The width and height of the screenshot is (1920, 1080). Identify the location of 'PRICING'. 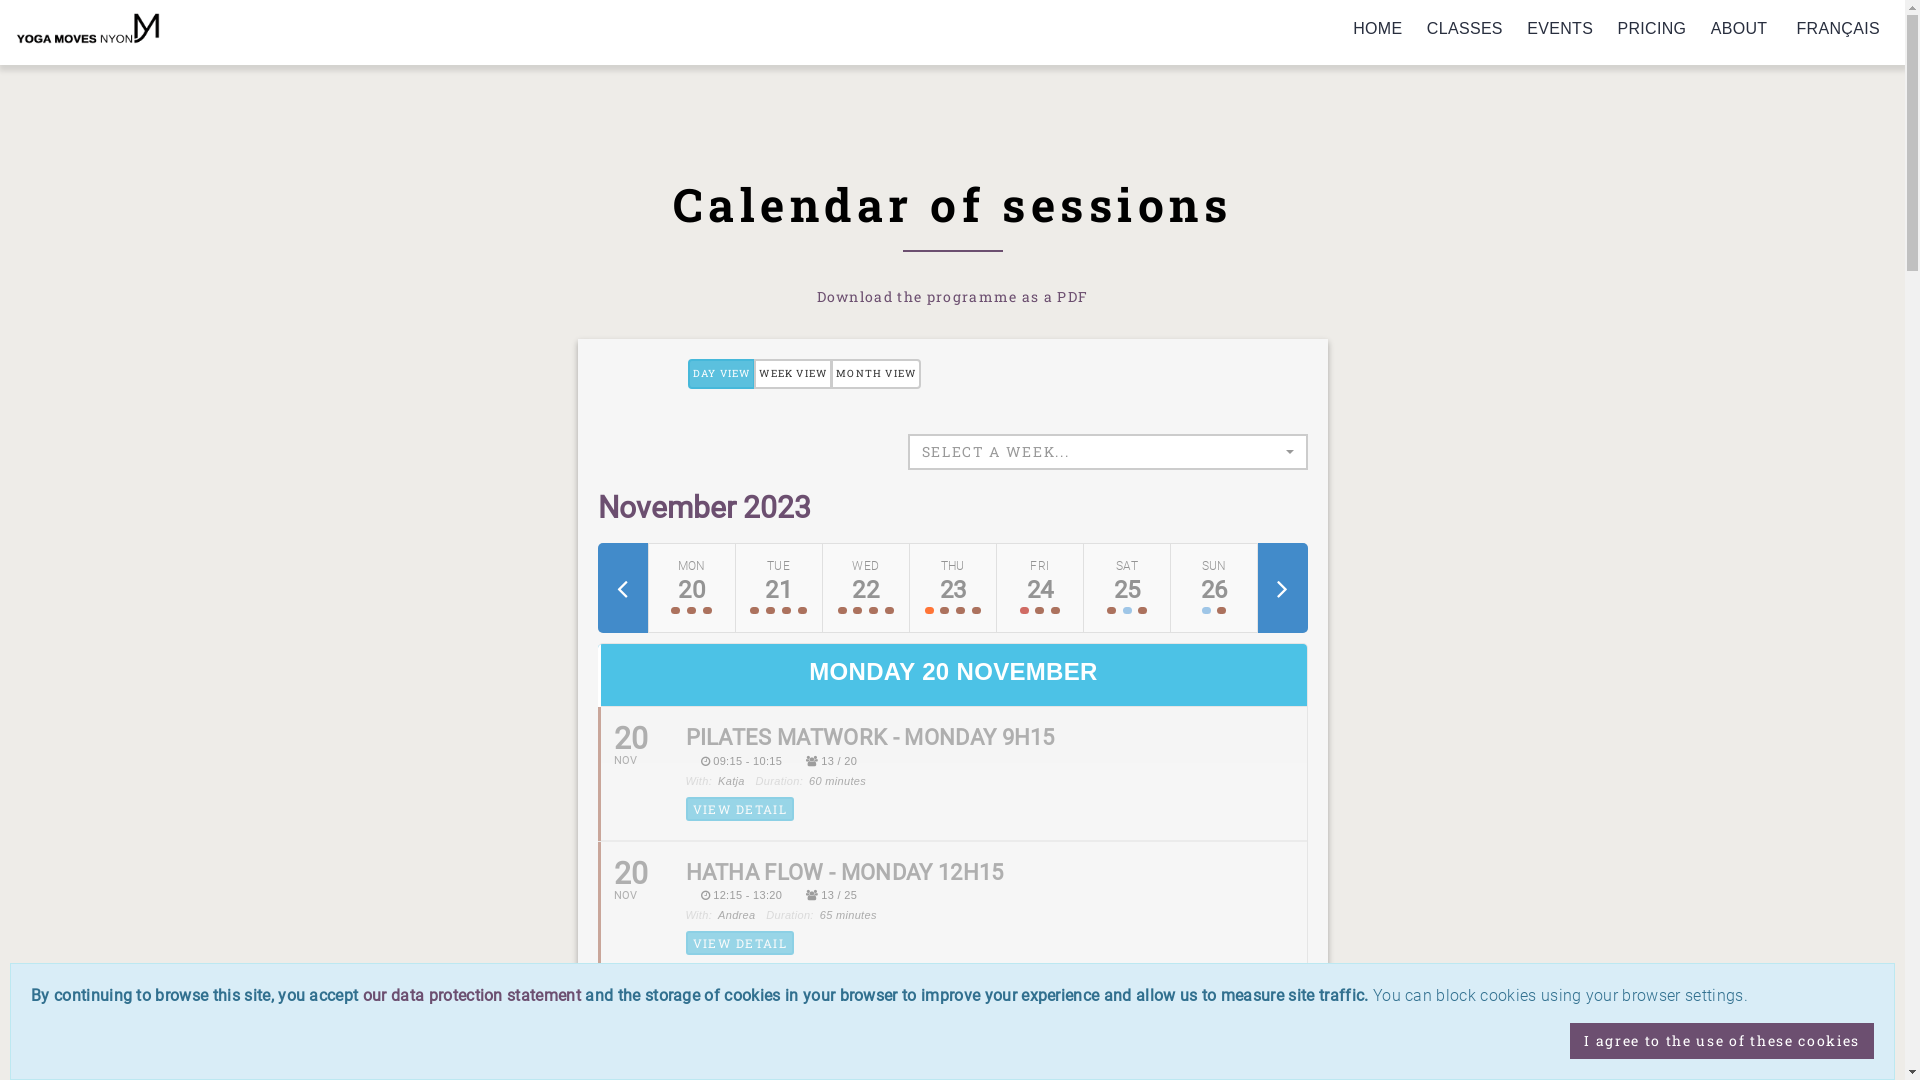
(1607, 29).